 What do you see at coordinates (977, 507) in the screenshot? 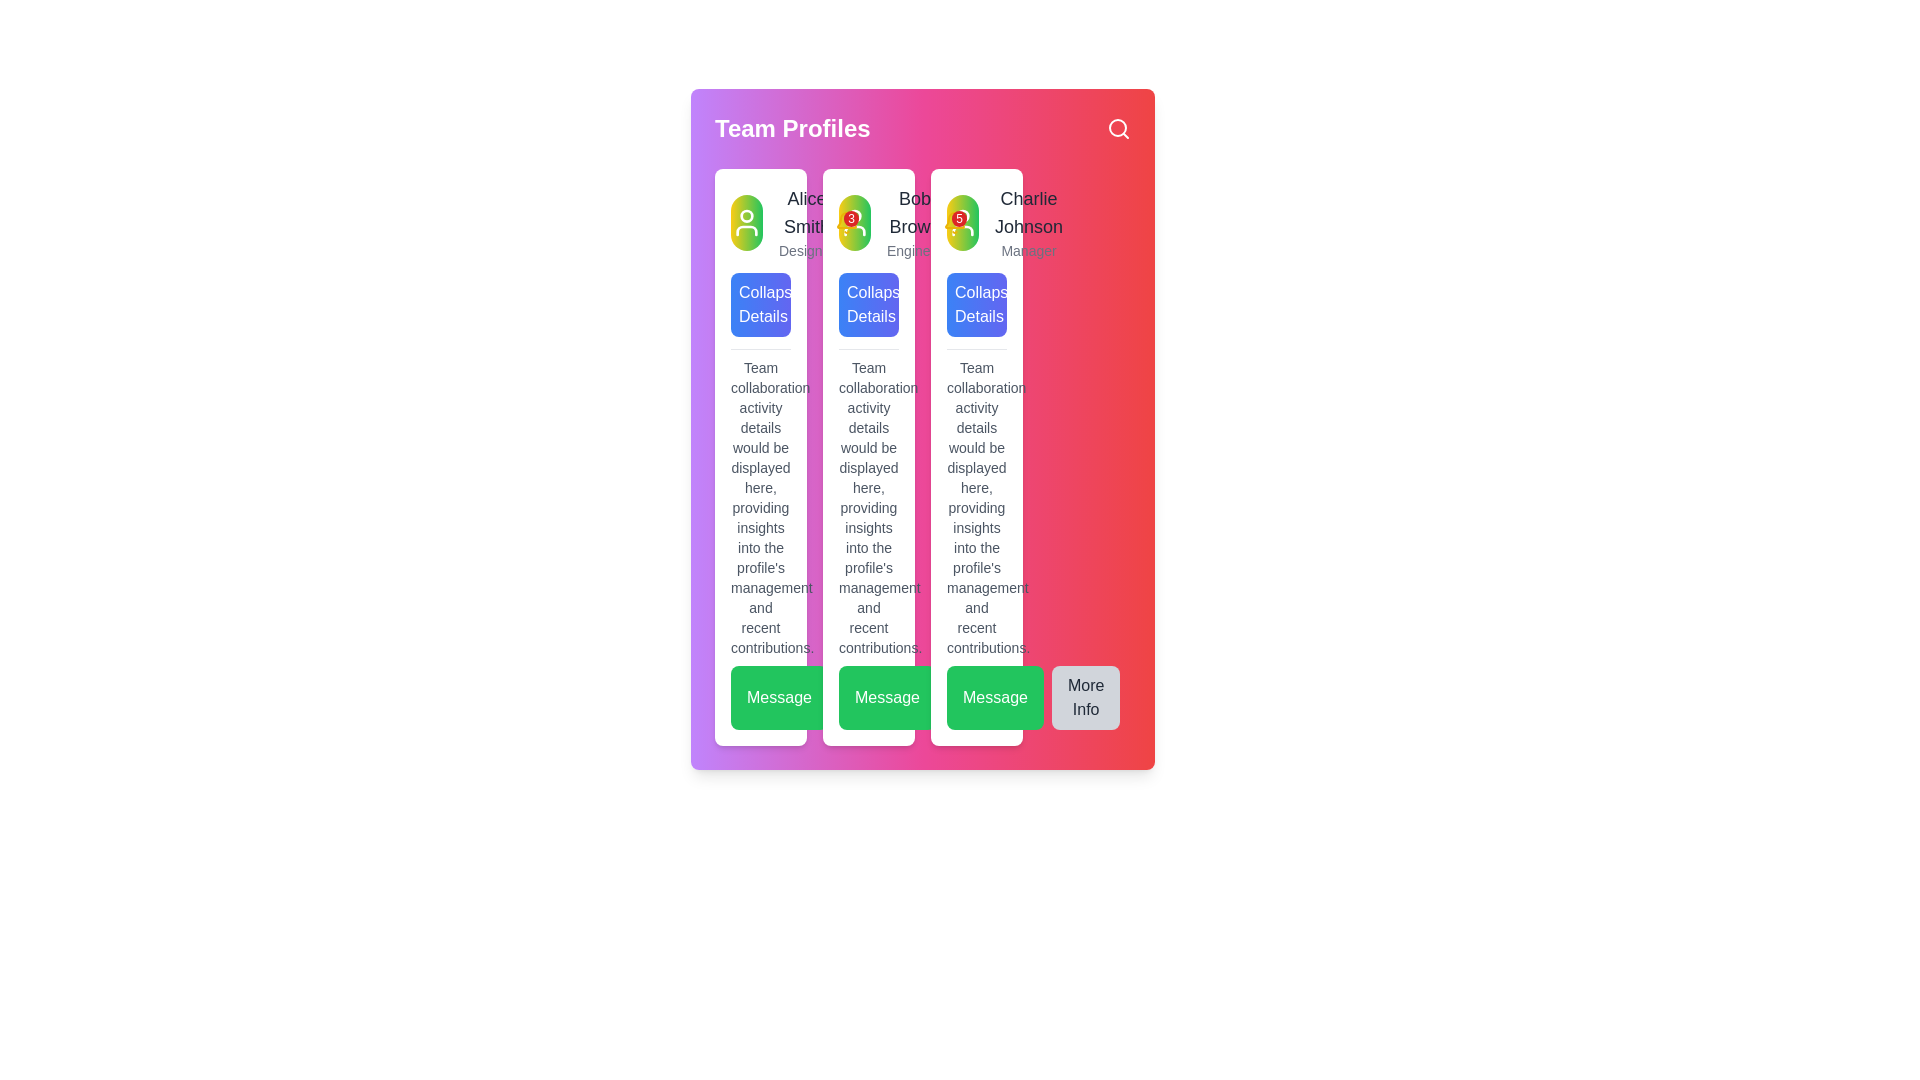
I see `the text block located in the middle of the third card, which is positioned below the 'Collapse Details' button and above the 'Message' button` at bounding box center [977, 507].